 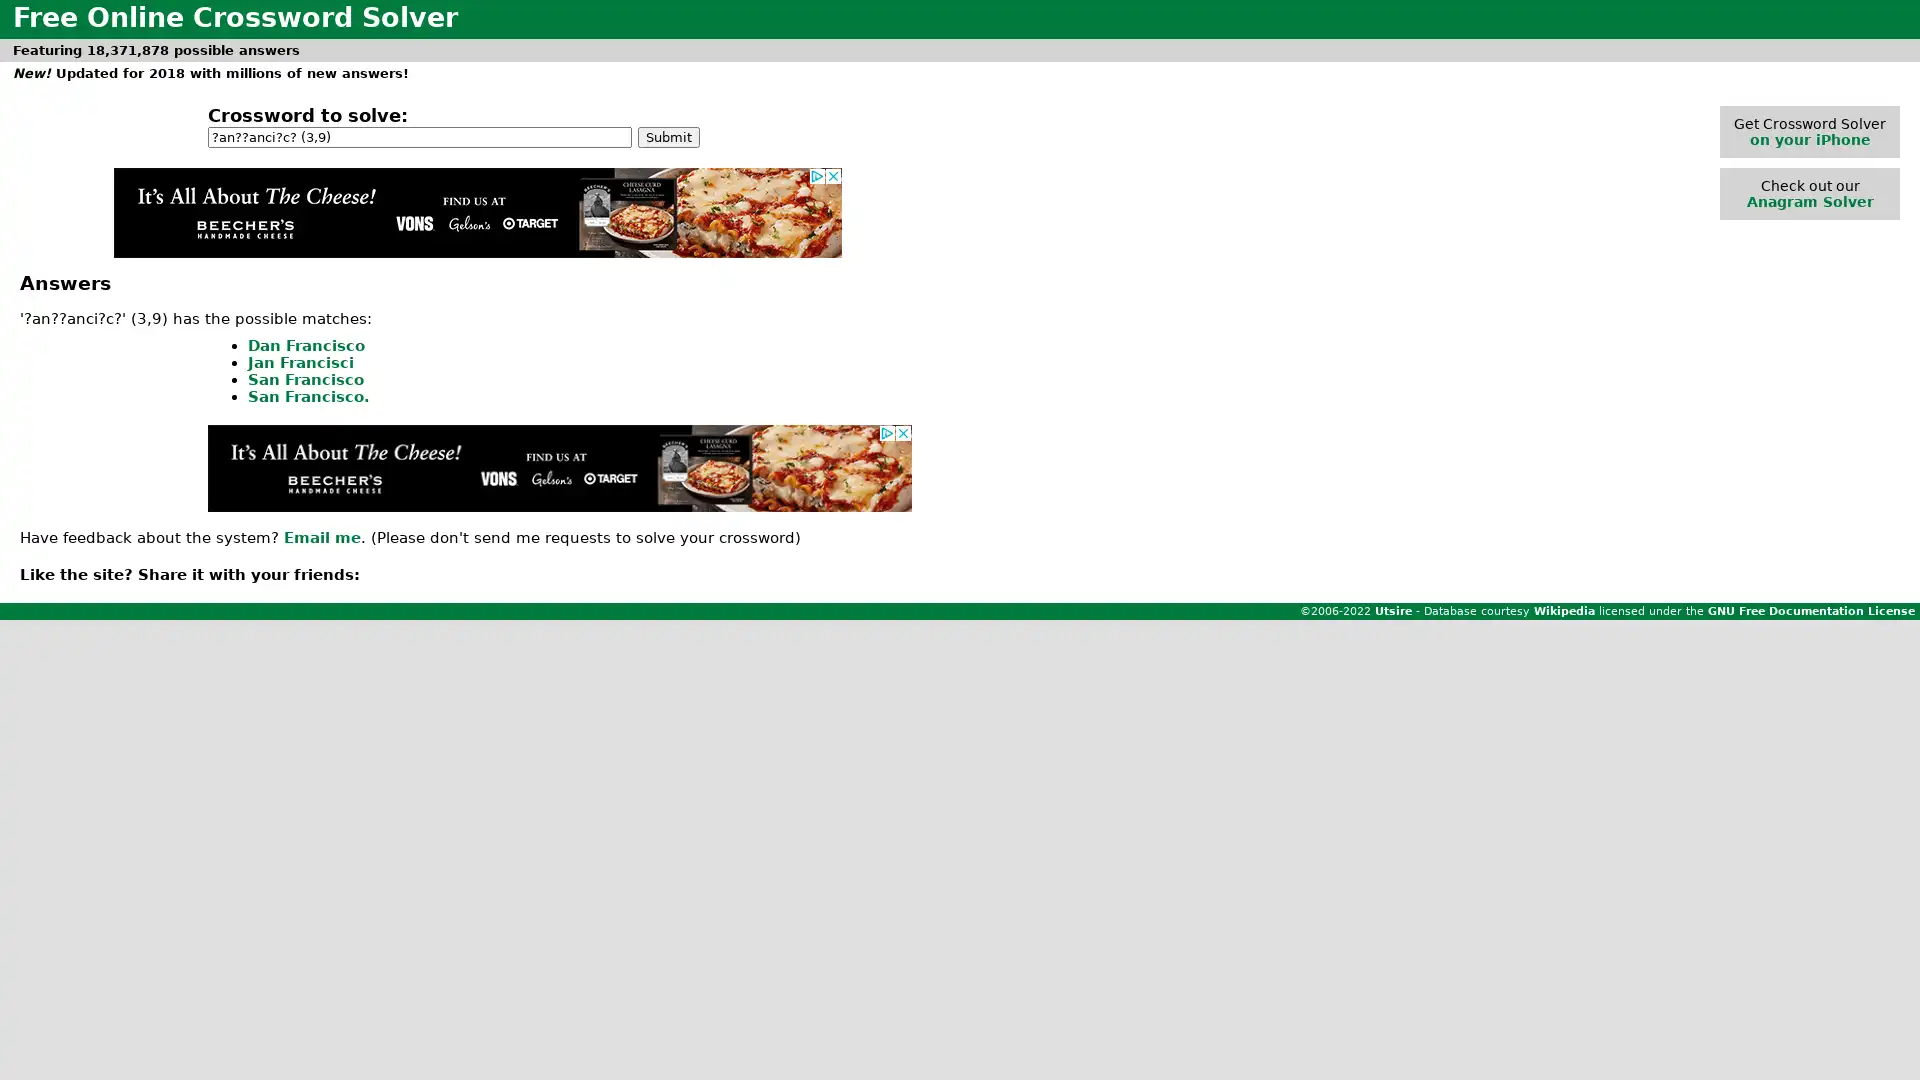 I want to click on Submit, so click(x=668, y=135).